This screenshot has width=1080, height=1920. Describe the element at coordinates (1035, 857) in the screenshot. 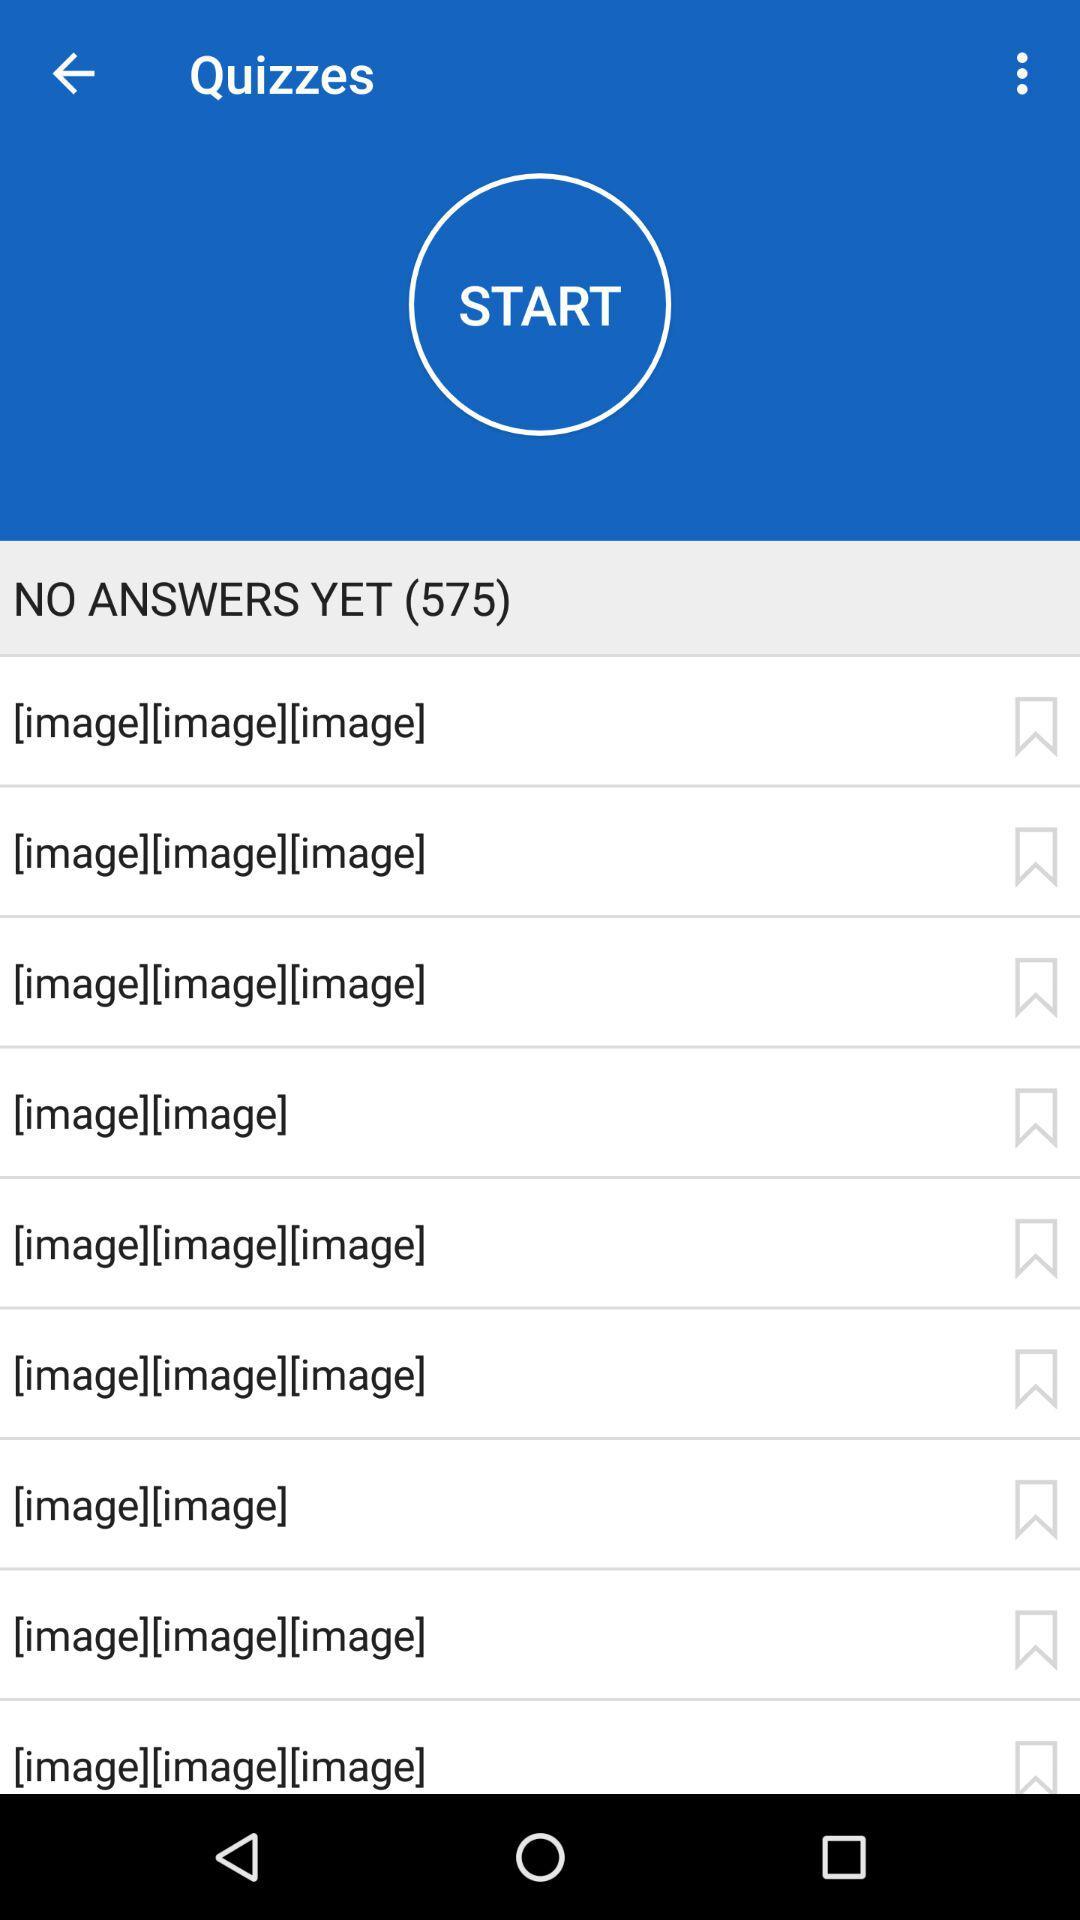

I see `bookmark` at that location.